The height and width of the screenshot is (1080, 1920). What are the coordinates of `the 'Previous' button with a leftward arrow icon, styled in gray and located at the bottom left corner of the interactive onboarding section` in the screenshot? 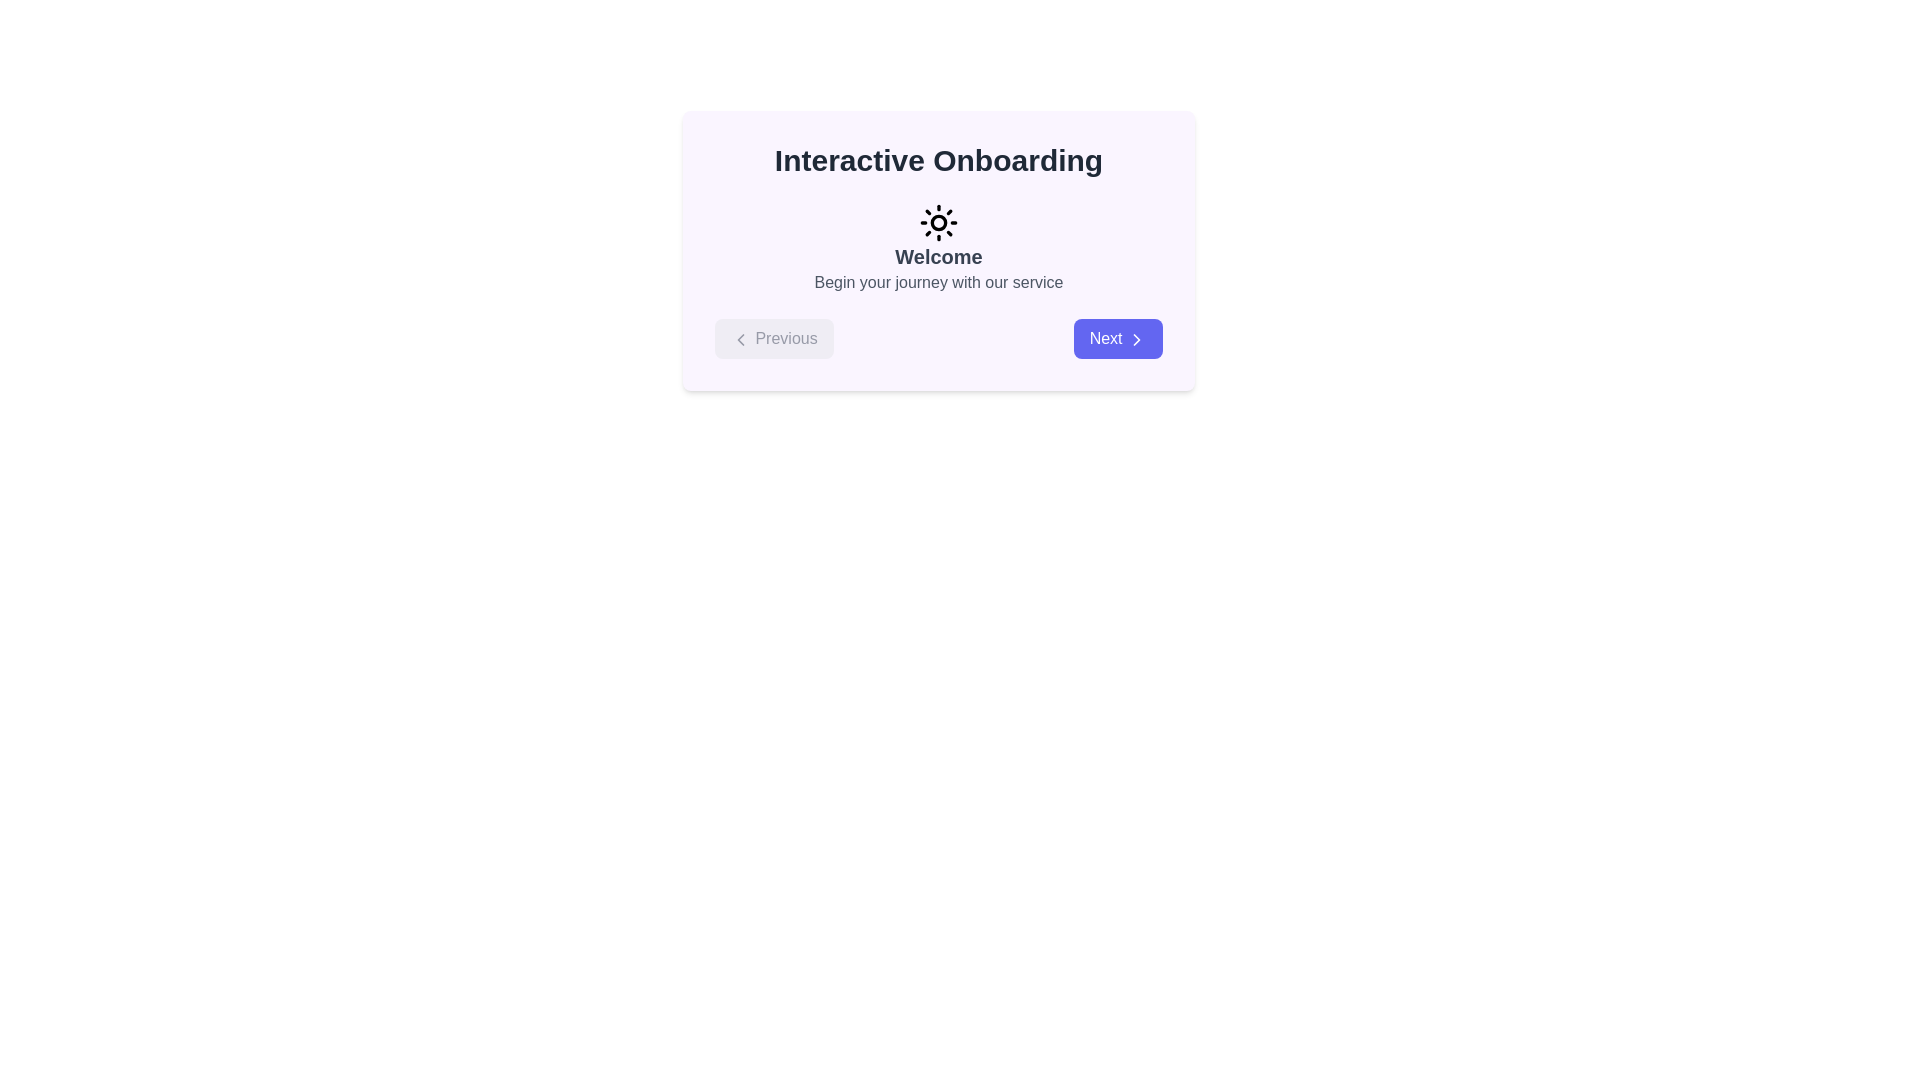 It's located at (773, 338).